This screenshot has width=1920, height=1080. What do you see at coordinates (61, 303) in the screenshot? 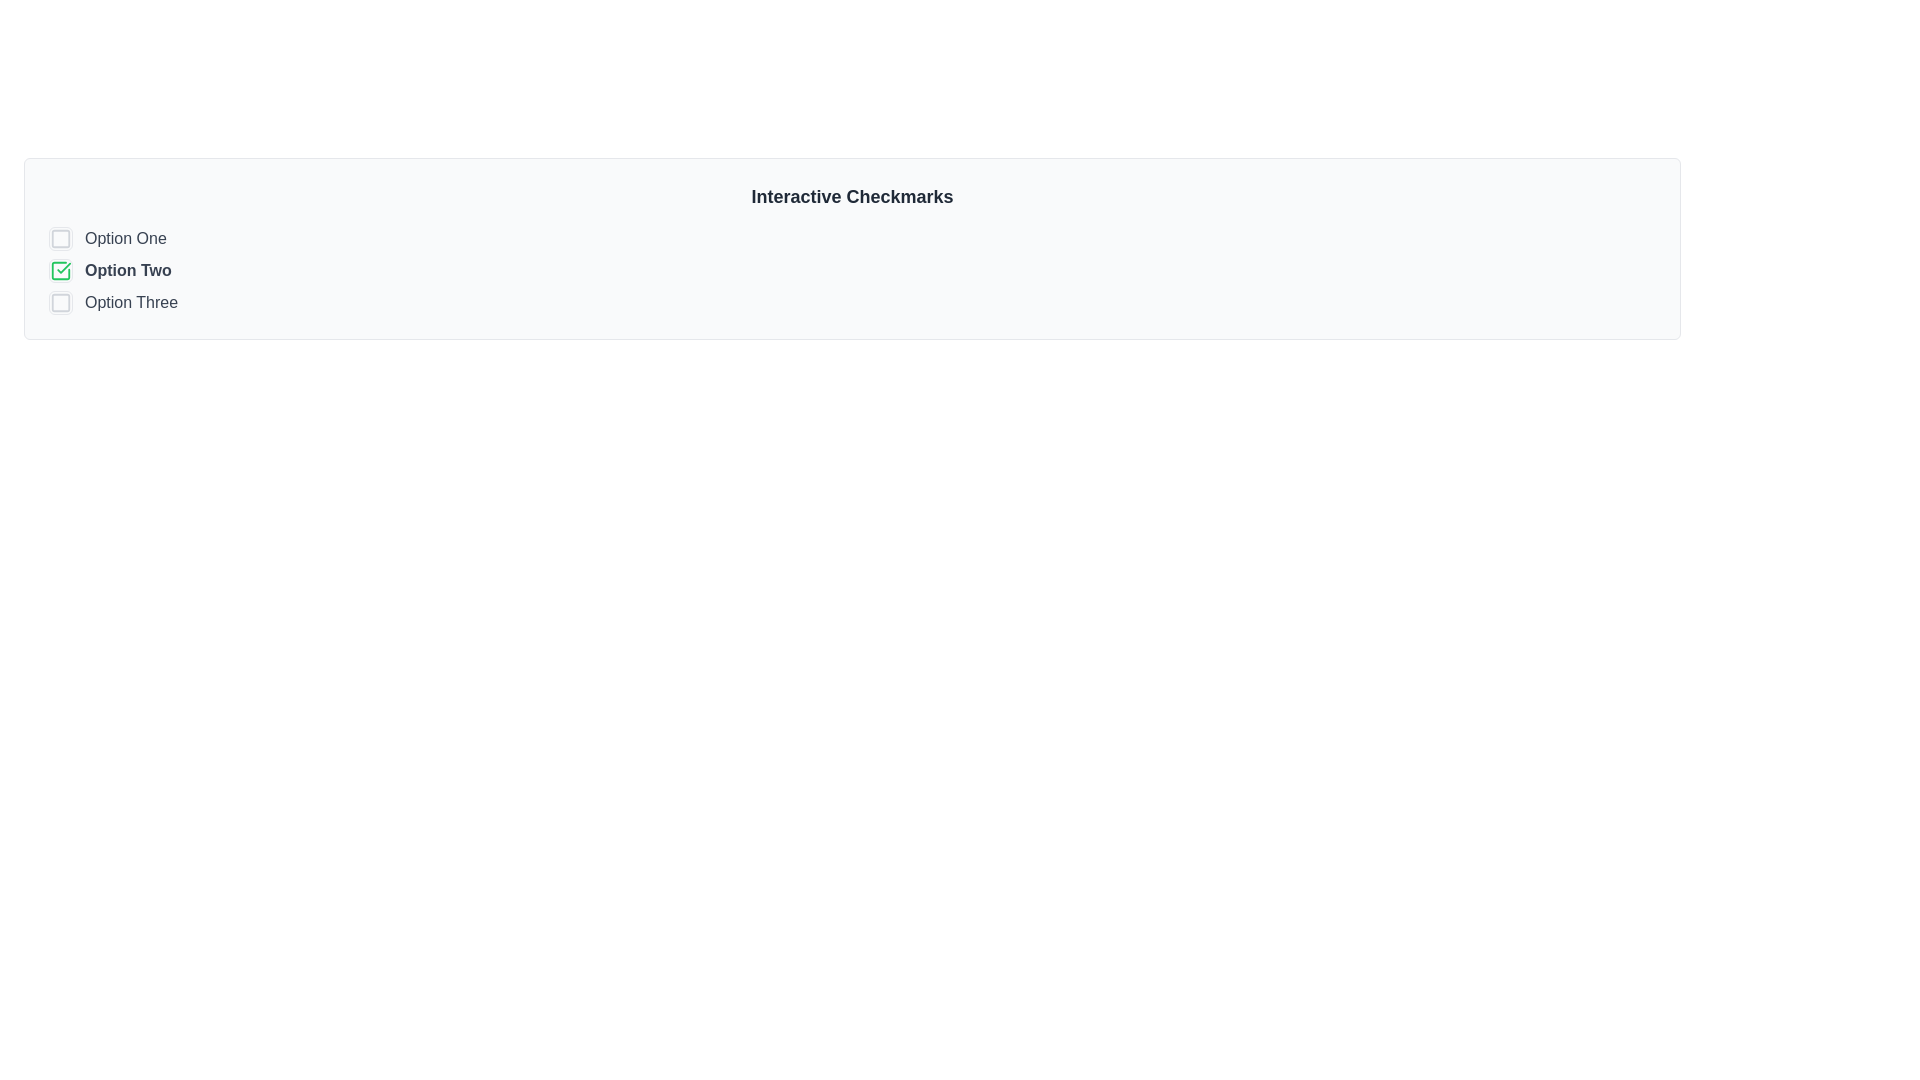
I see `the square Checkbox icon located to the left of the text 'Option Three'` at bounding box center [61, 303].